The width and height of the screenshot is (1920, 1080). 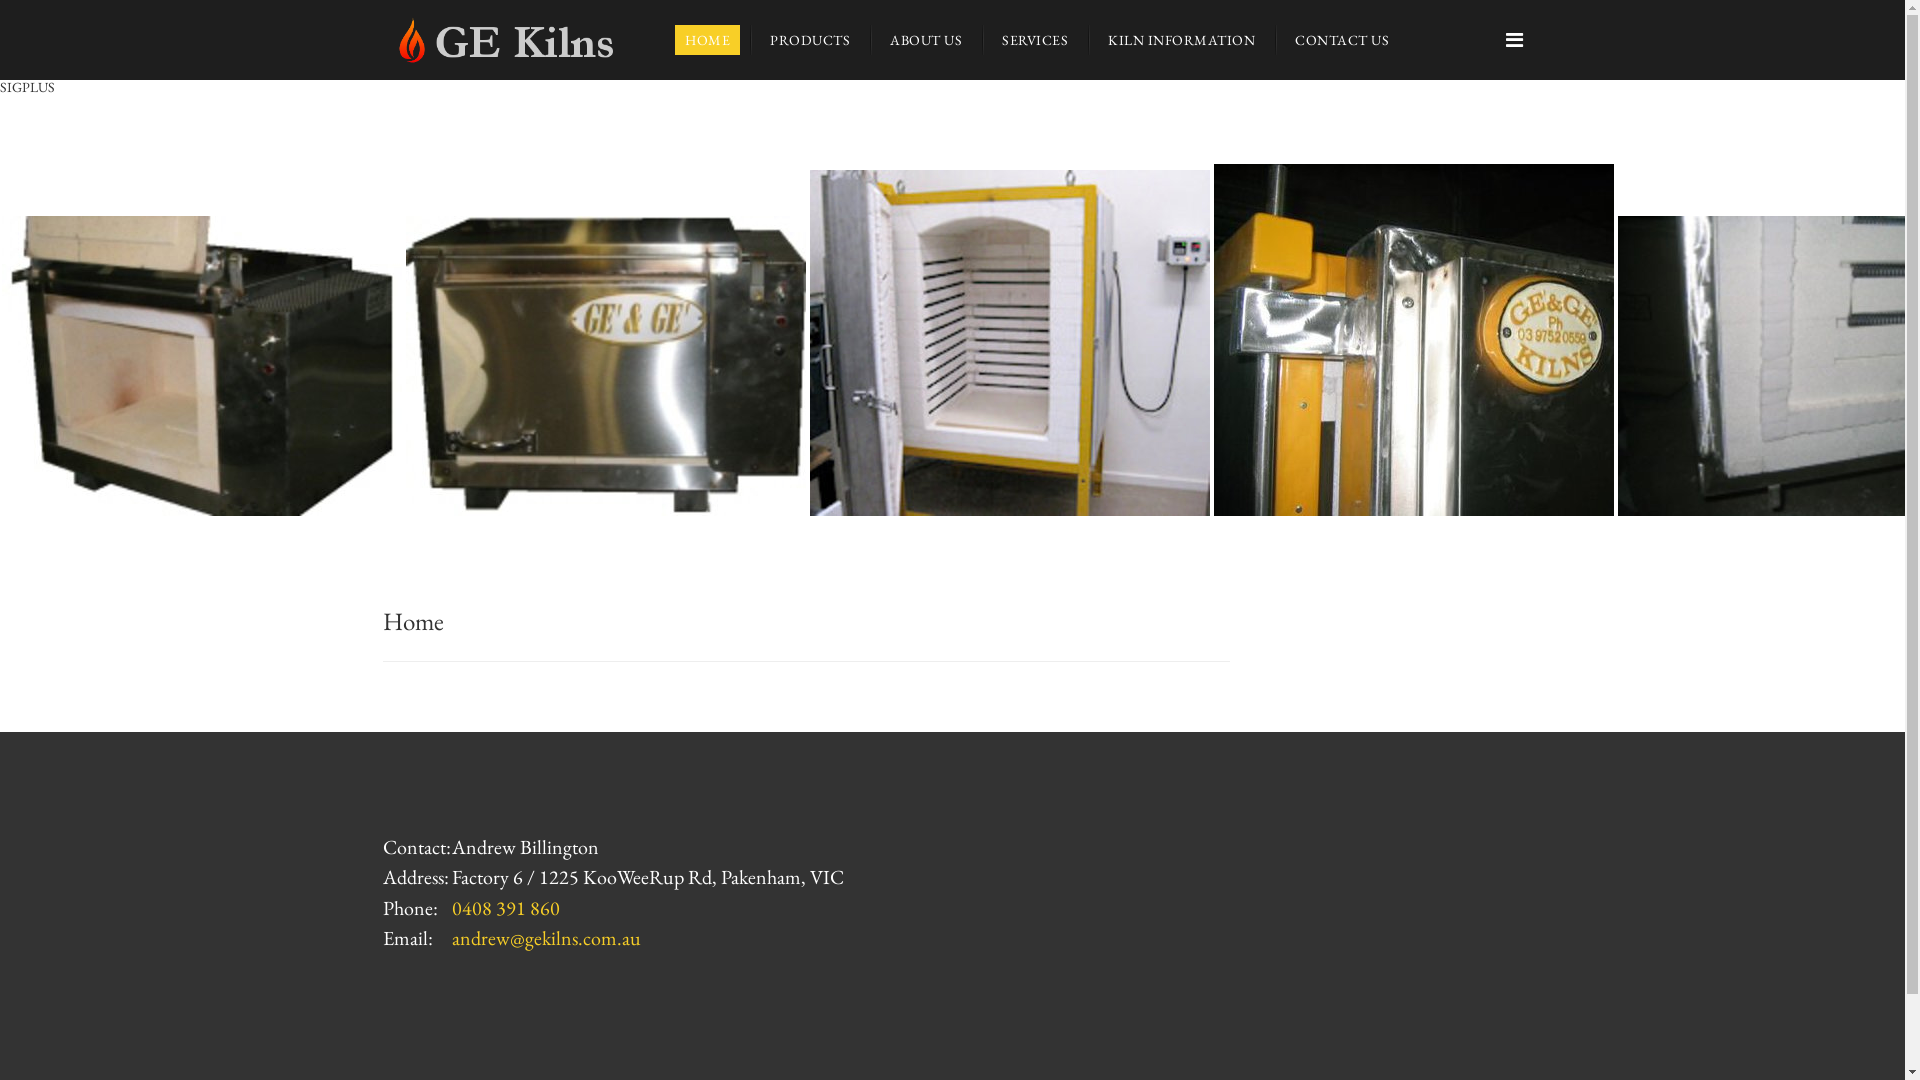 What do you see at coordinates (1181, 39) in the screenshot?
I see `'KILN INFORMATION'` at bounding box center [1181, 39].